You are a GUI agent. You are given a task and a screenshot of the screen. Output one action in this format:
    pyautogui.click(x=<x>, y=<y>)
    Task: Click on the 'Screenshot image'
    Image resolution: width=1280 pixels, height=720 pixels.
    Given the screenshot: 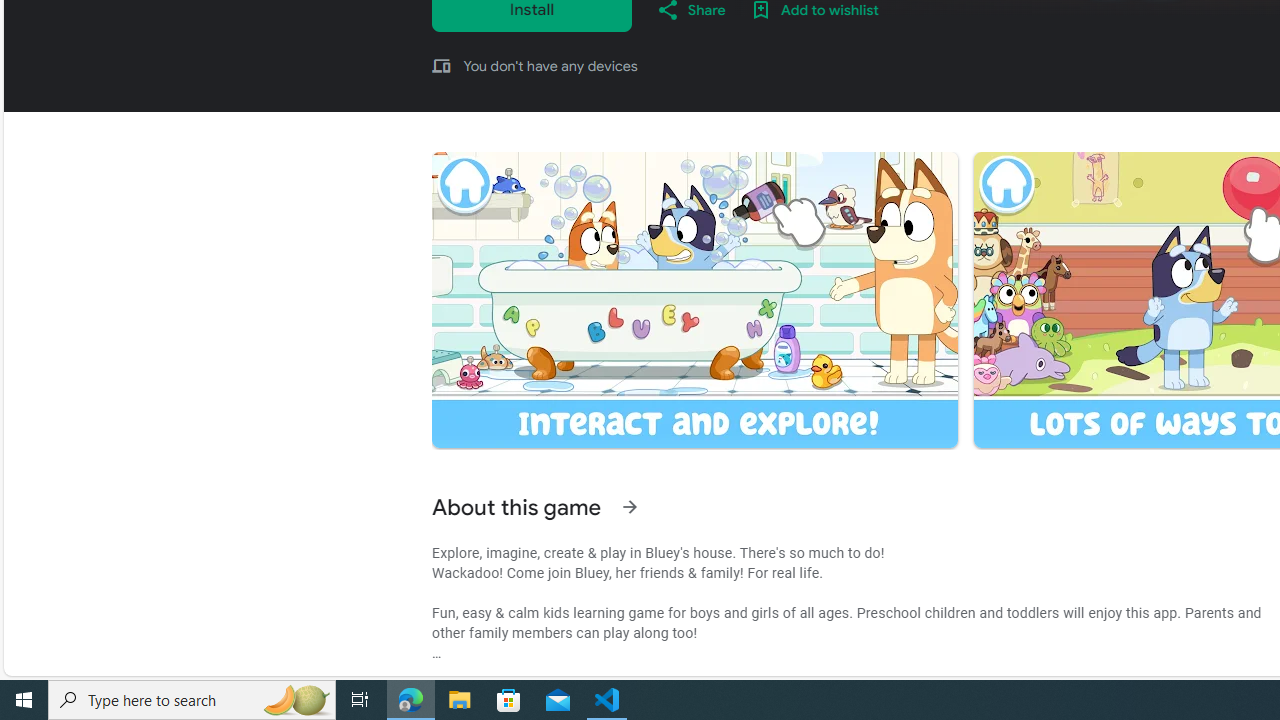 What is the action you would take?
    pyautogui.click(x=694, y=299)
    